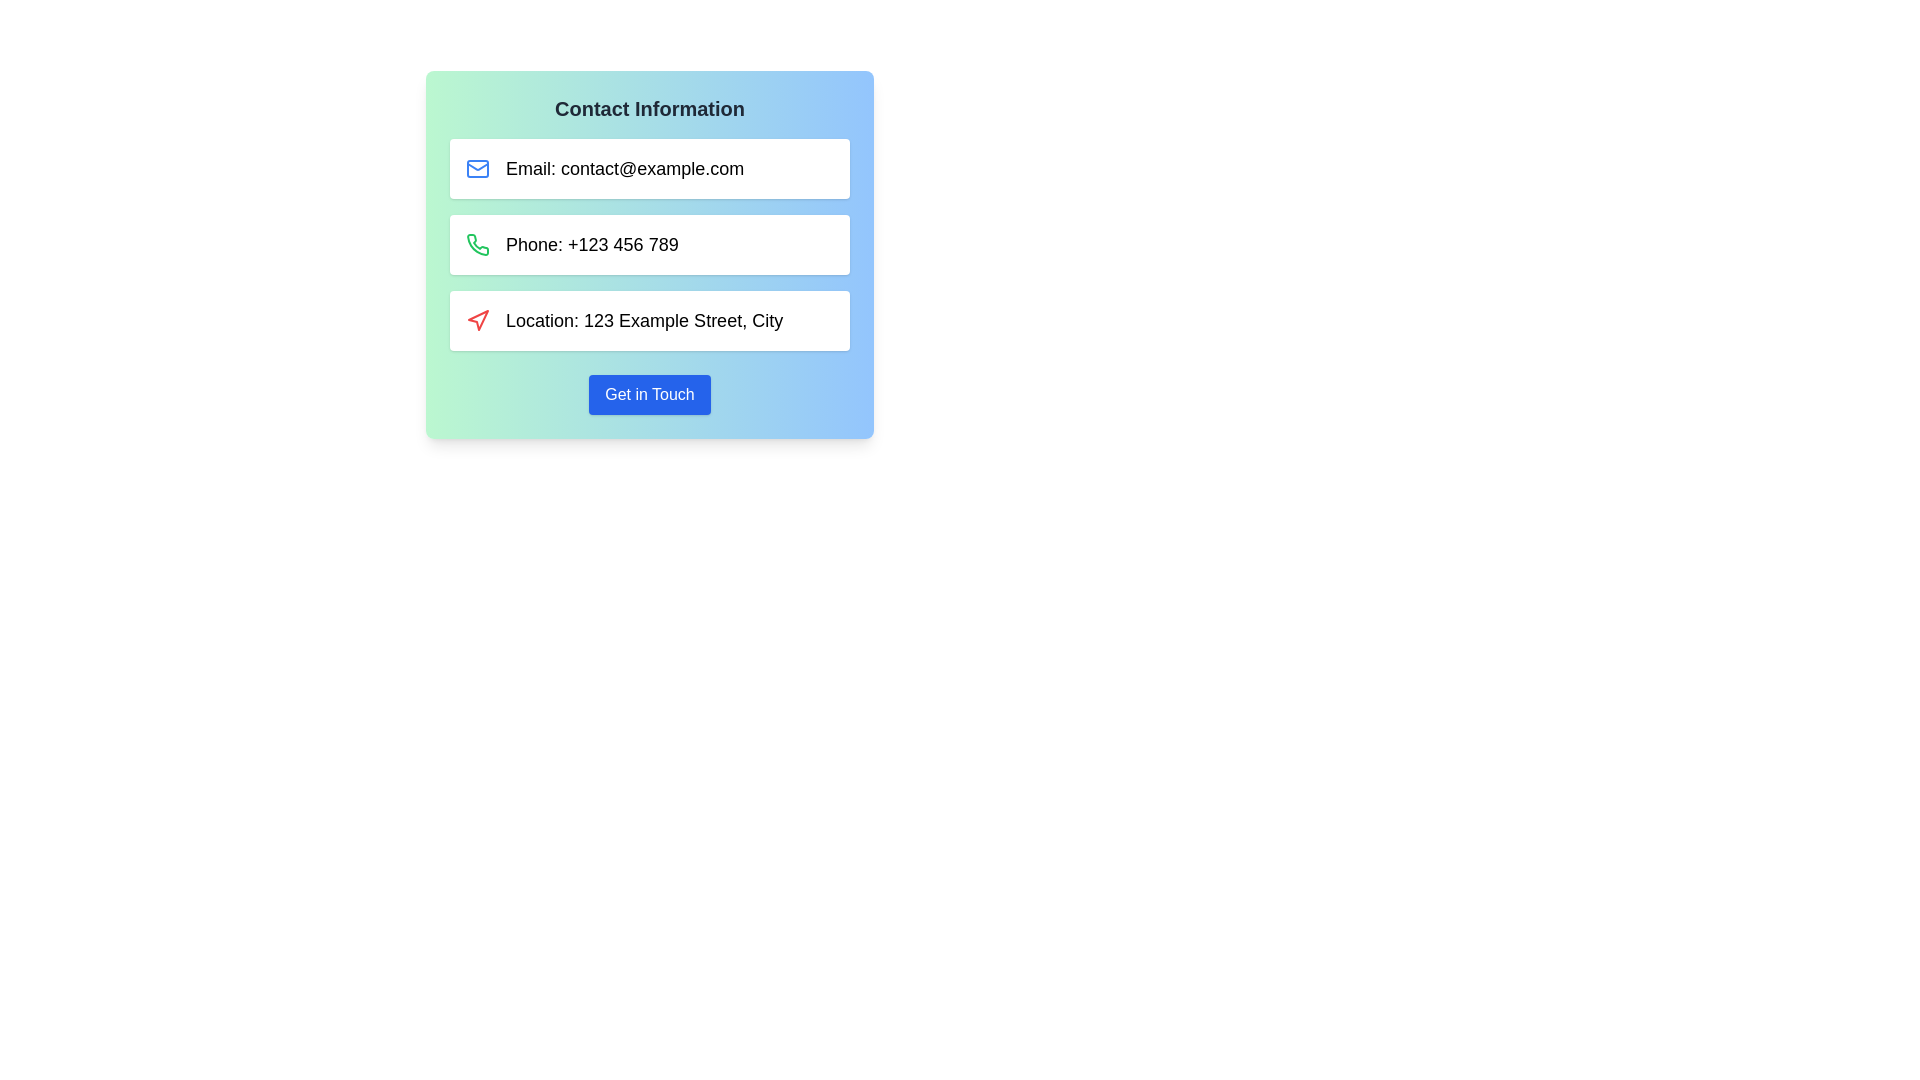  Describe the element at coordinates (649, 244) in the screenshot. I see `the Information display block containing the green phone icon and the text 'Phone: +123 456 789'` at that location.